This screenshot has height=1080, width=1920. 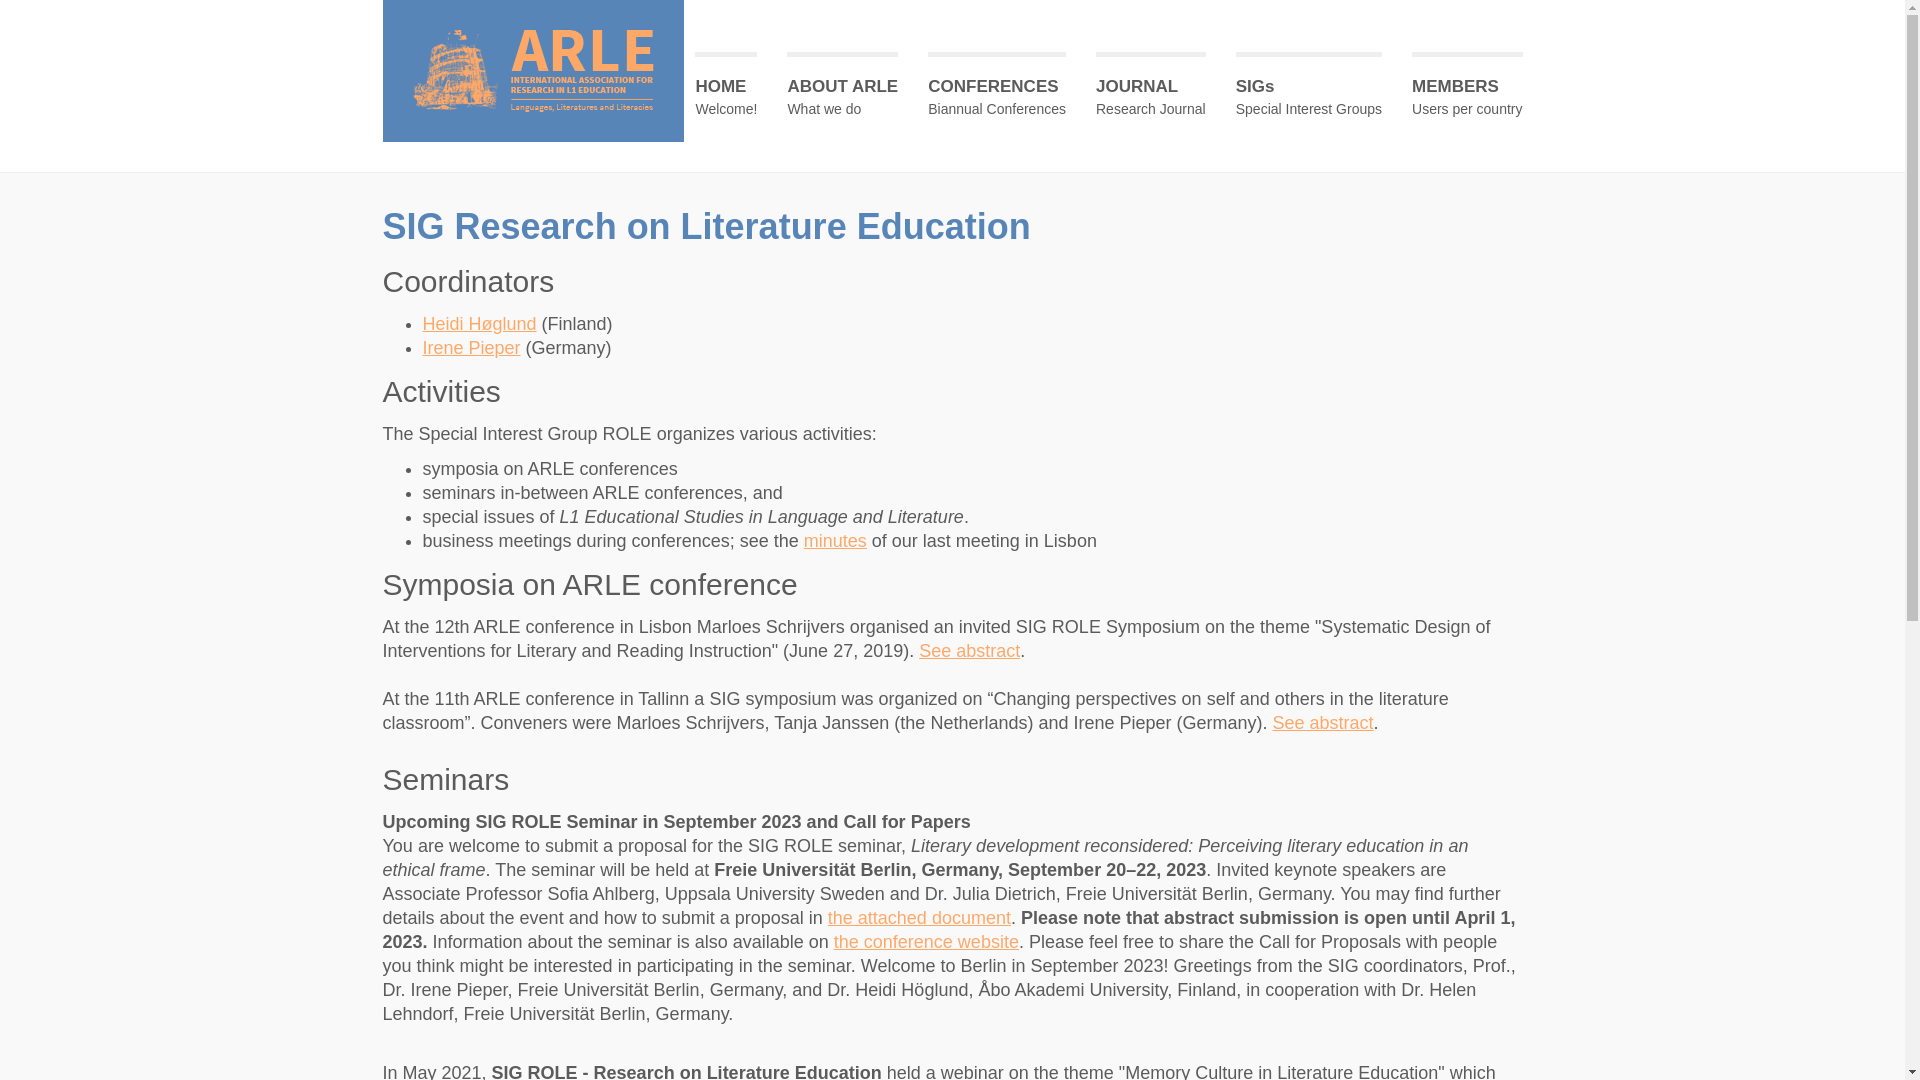 I want to click on 'SIGs, so click(x=1309, y=93).